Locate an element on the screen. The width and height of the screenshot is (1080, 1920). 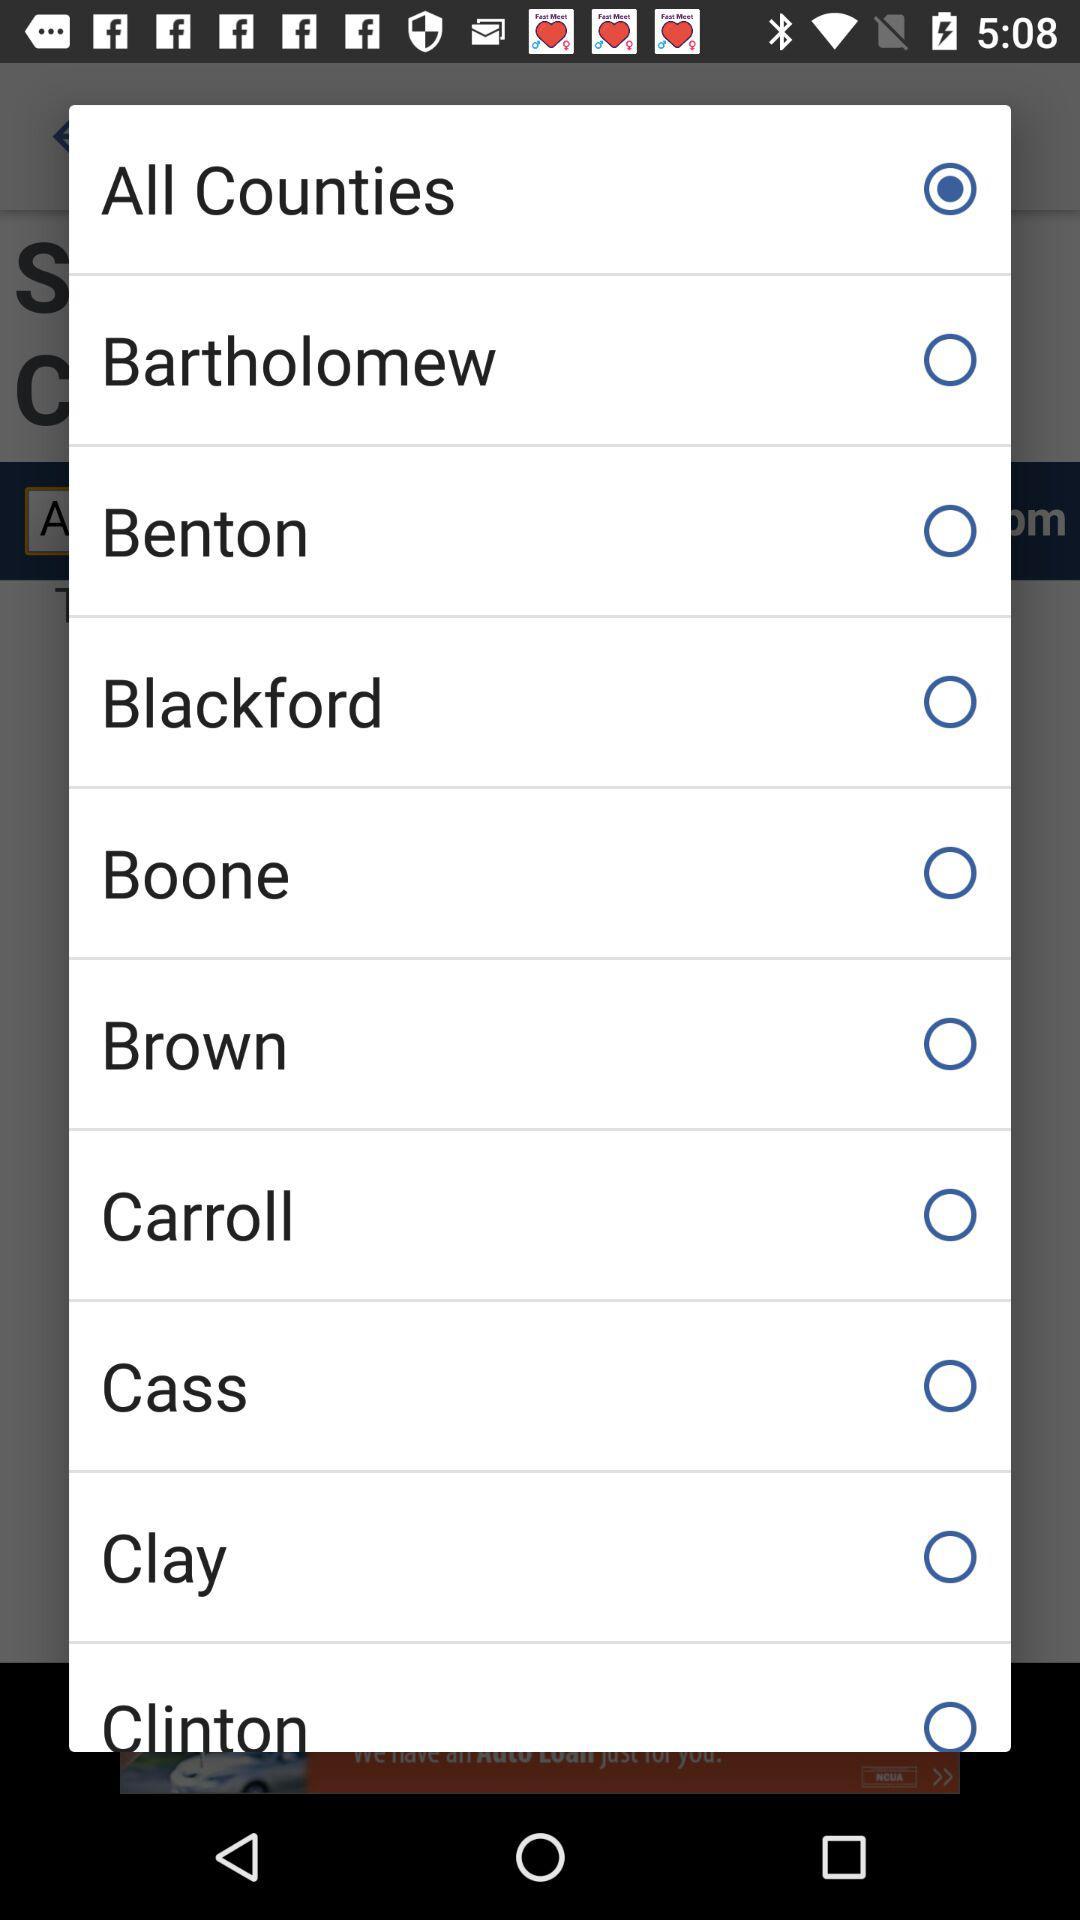
the icon below the bartholomew icon is located at coordinates (540, 531).